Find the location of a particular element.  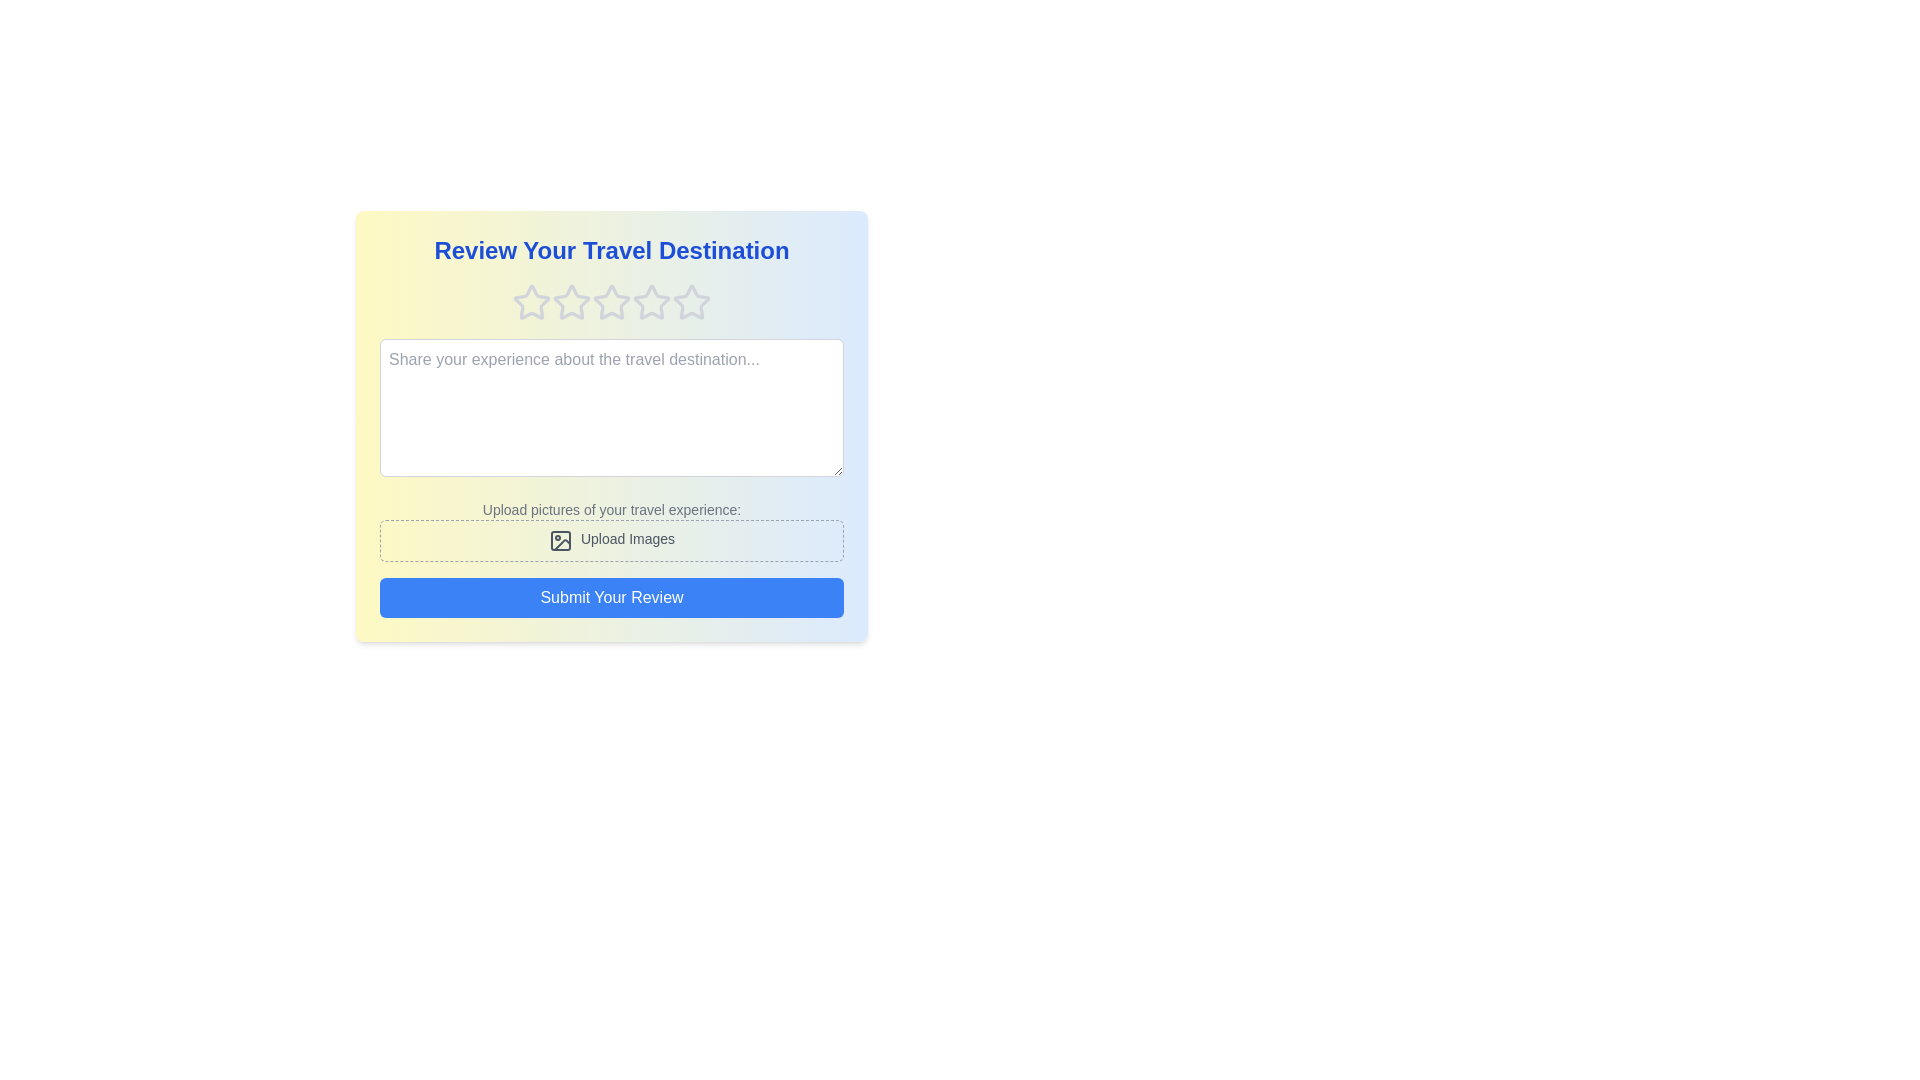

the star corresponding to the rating 1 is located at coordinates (532, 303).